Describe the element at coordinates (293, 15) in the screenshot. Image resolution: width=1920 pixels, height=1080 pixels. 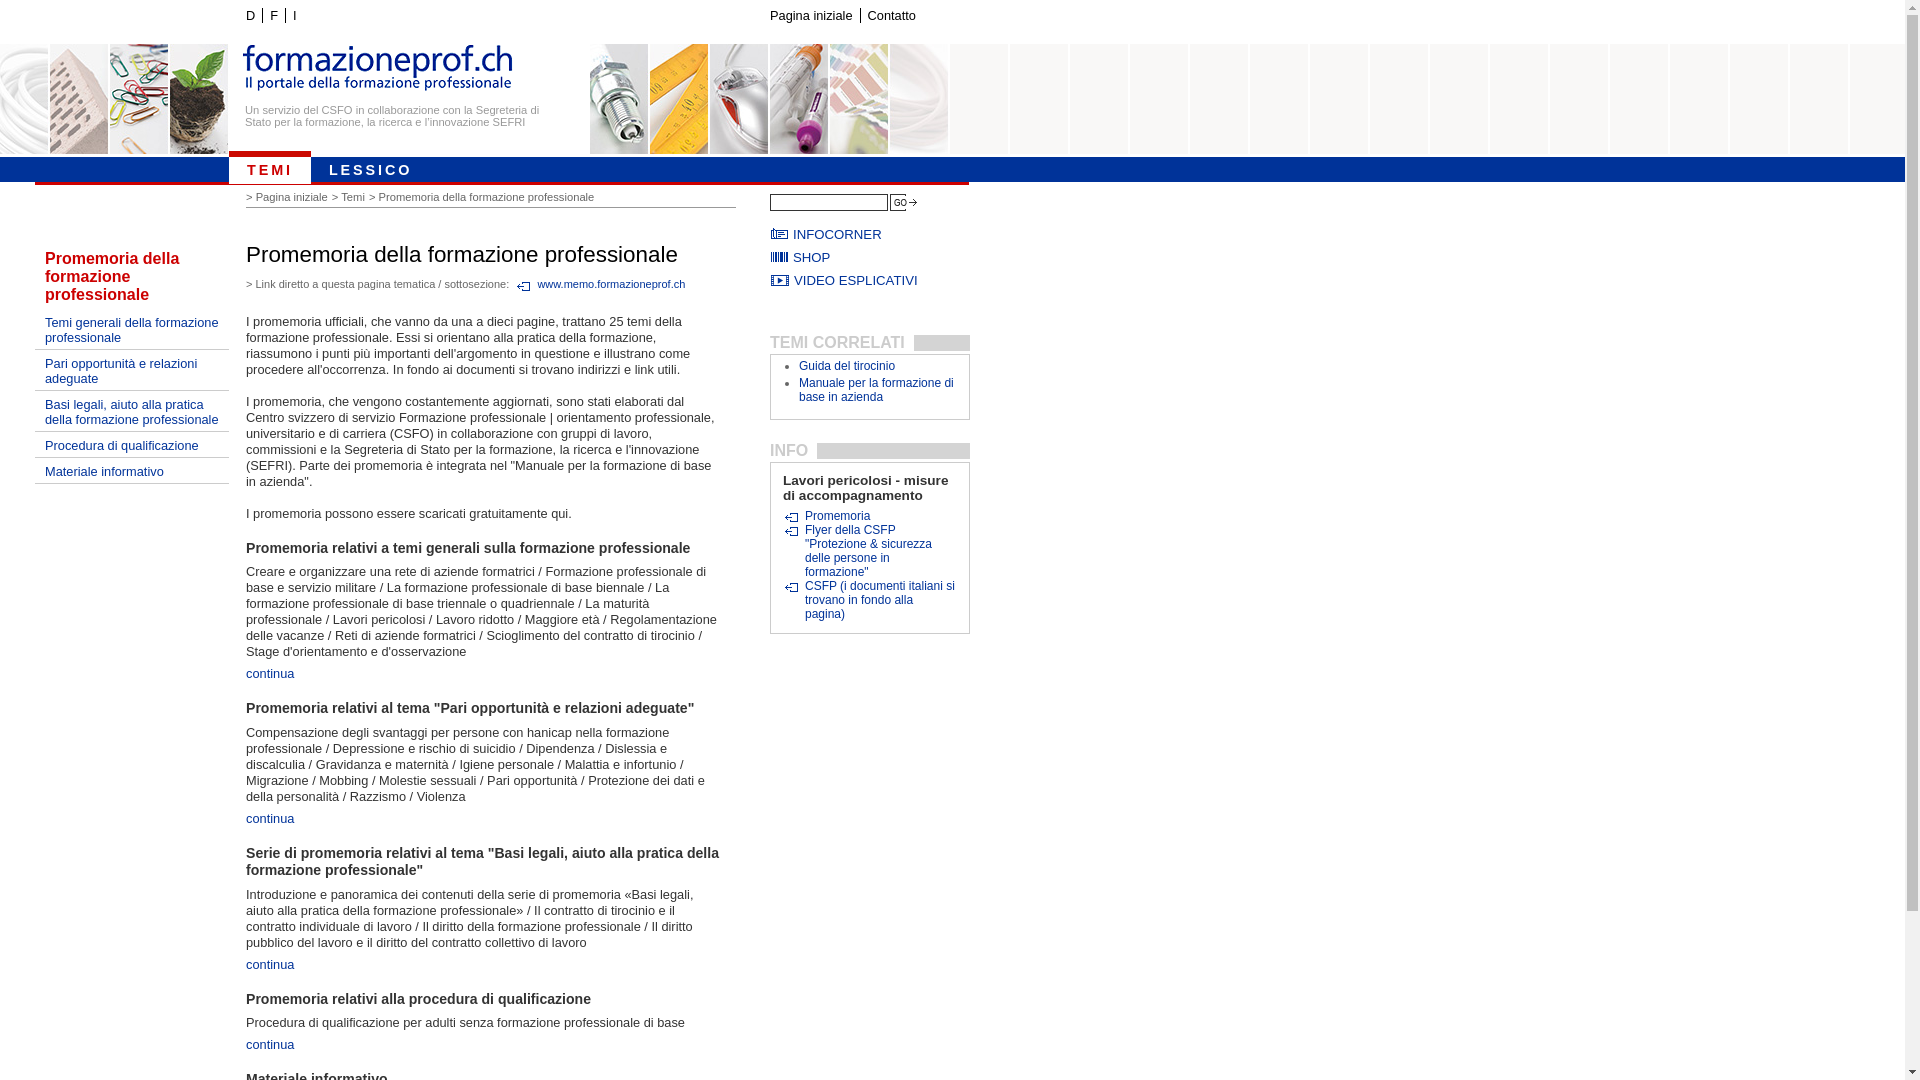
I see `'I'` at that location.